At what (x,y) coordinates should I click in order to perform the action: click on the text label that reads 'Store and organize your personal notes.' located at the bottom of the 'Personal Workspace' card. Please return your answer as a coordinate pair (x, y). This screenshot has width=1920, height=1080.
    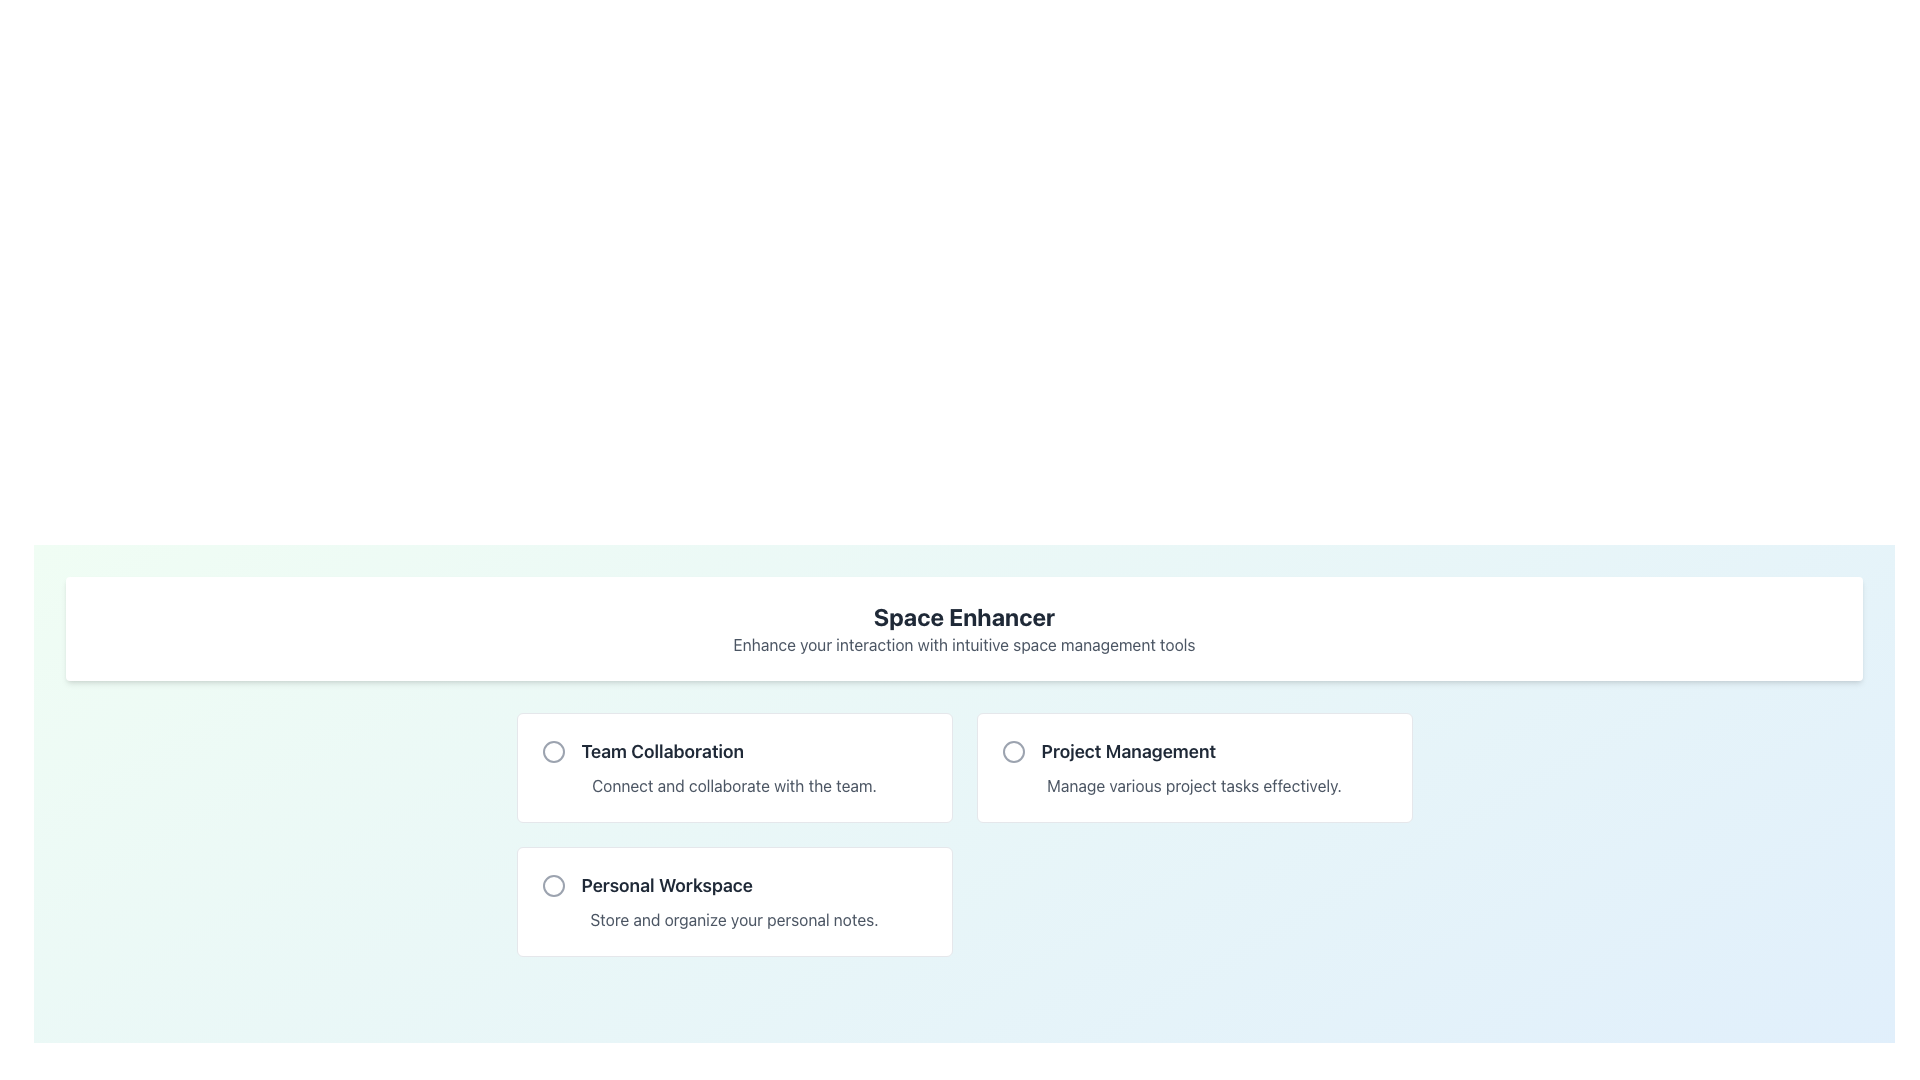
    Looking at the image, I should click on (733, 920).